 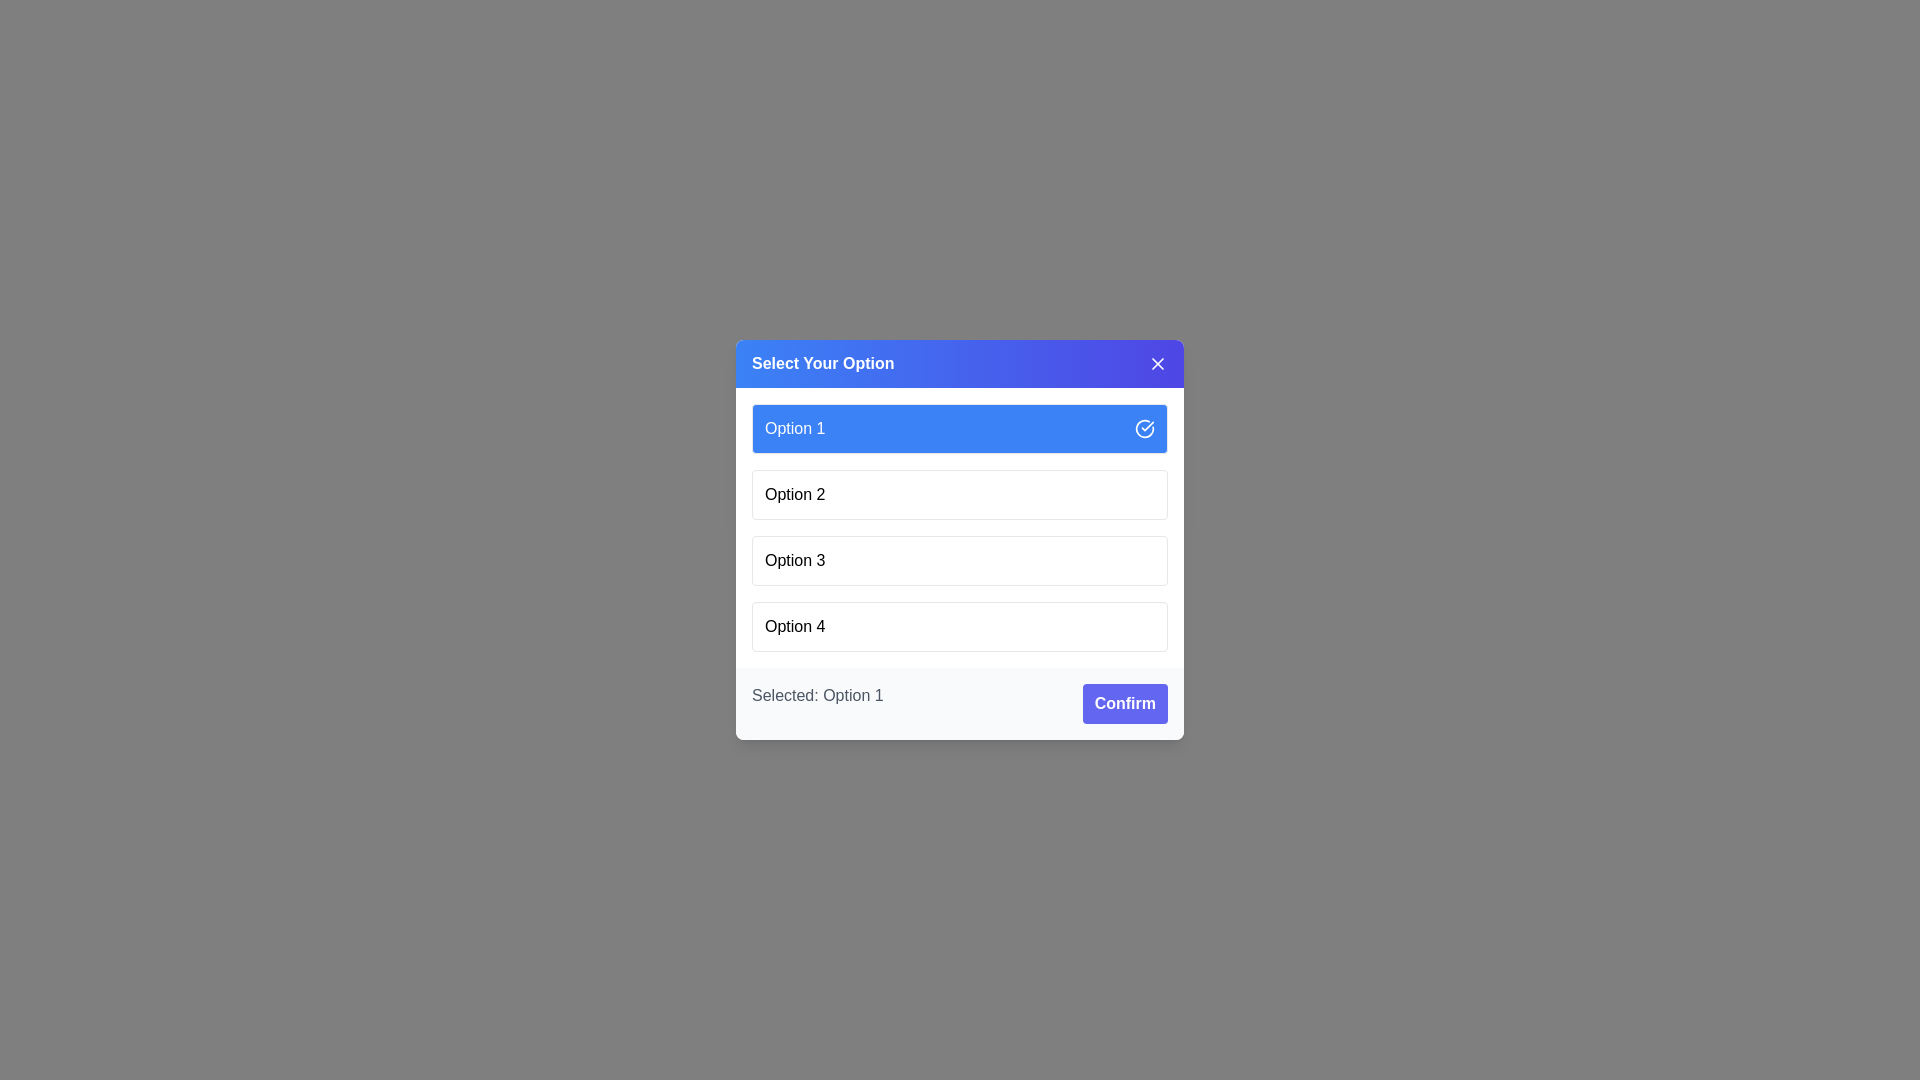 I want to click on the Confirmation icon located to the right of the 'Option 1' text to interact with it, so click(x=1145, y=427).